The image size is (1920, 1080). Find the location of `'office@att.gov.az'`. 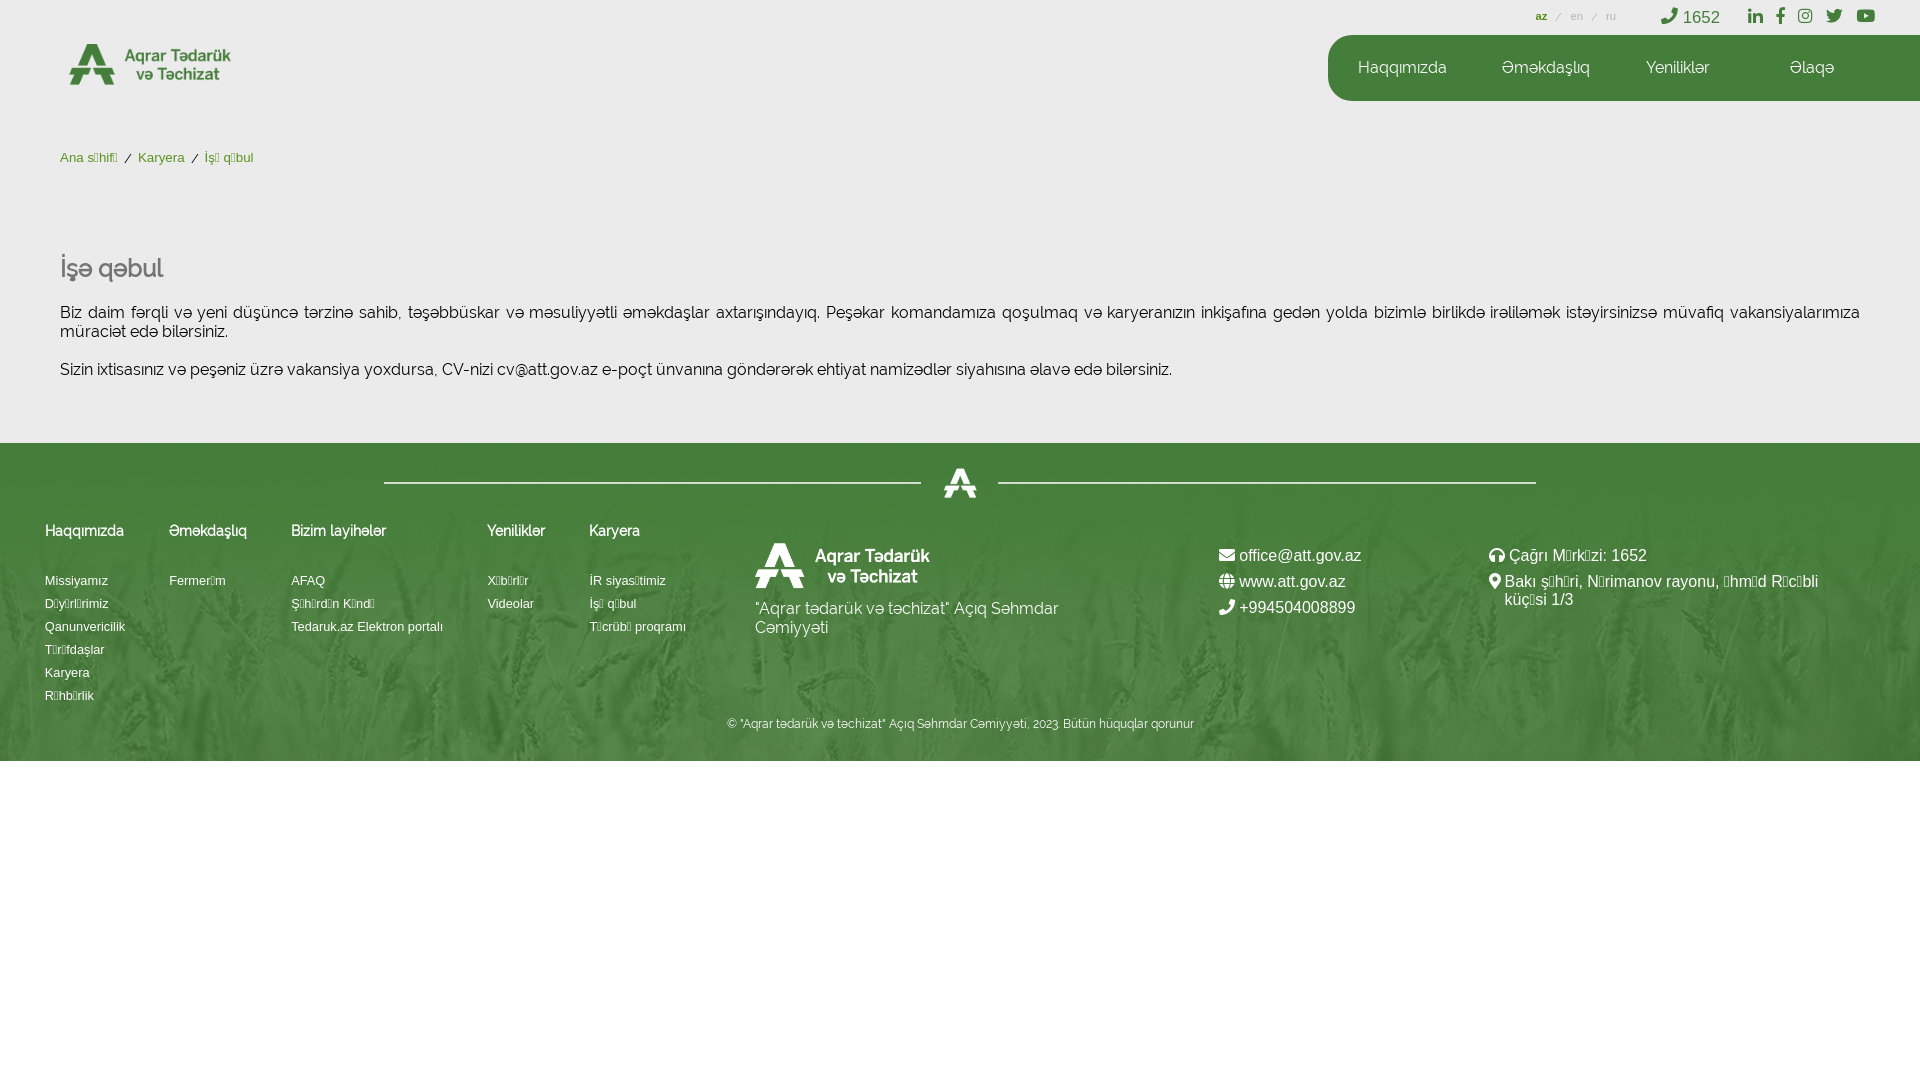

'office@att.gov.az' is located at coordinates (1290, 555).